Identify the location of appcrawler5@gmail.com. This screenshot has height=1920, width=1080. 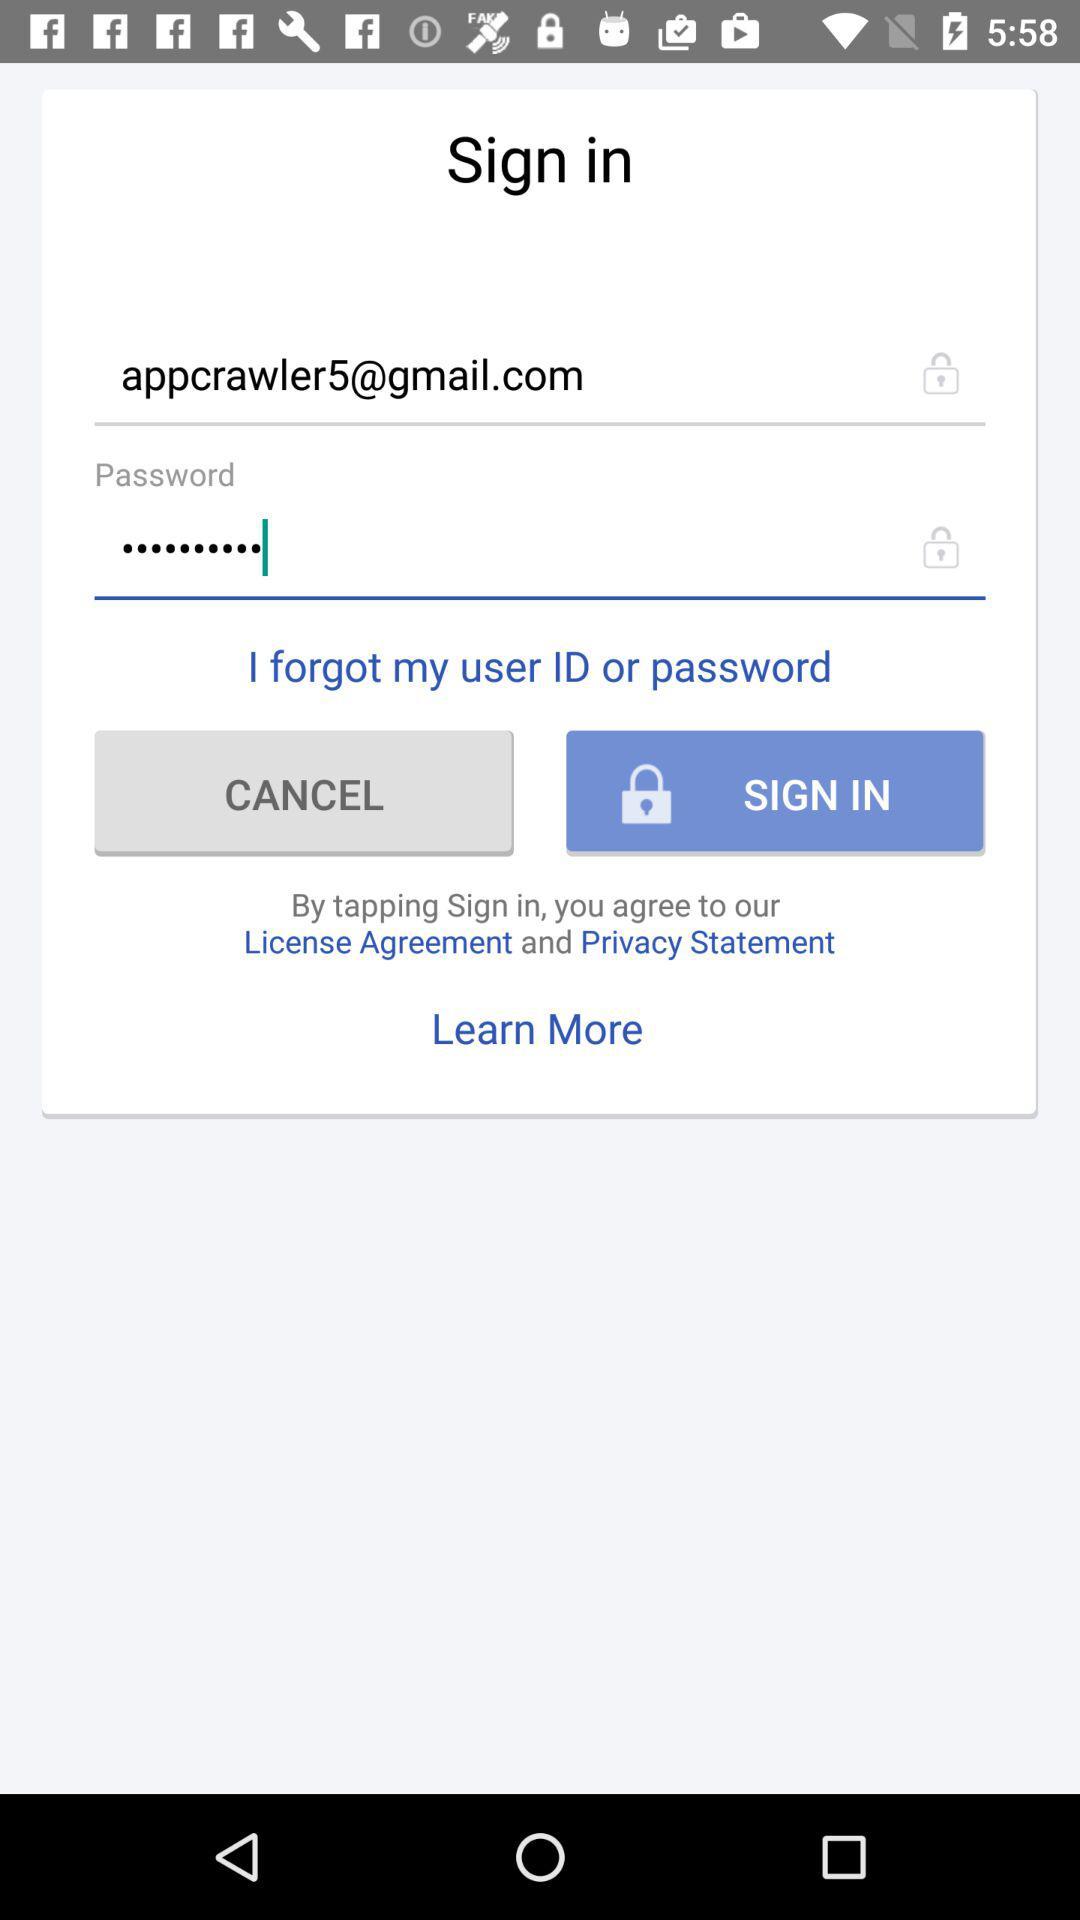
(540, 373).